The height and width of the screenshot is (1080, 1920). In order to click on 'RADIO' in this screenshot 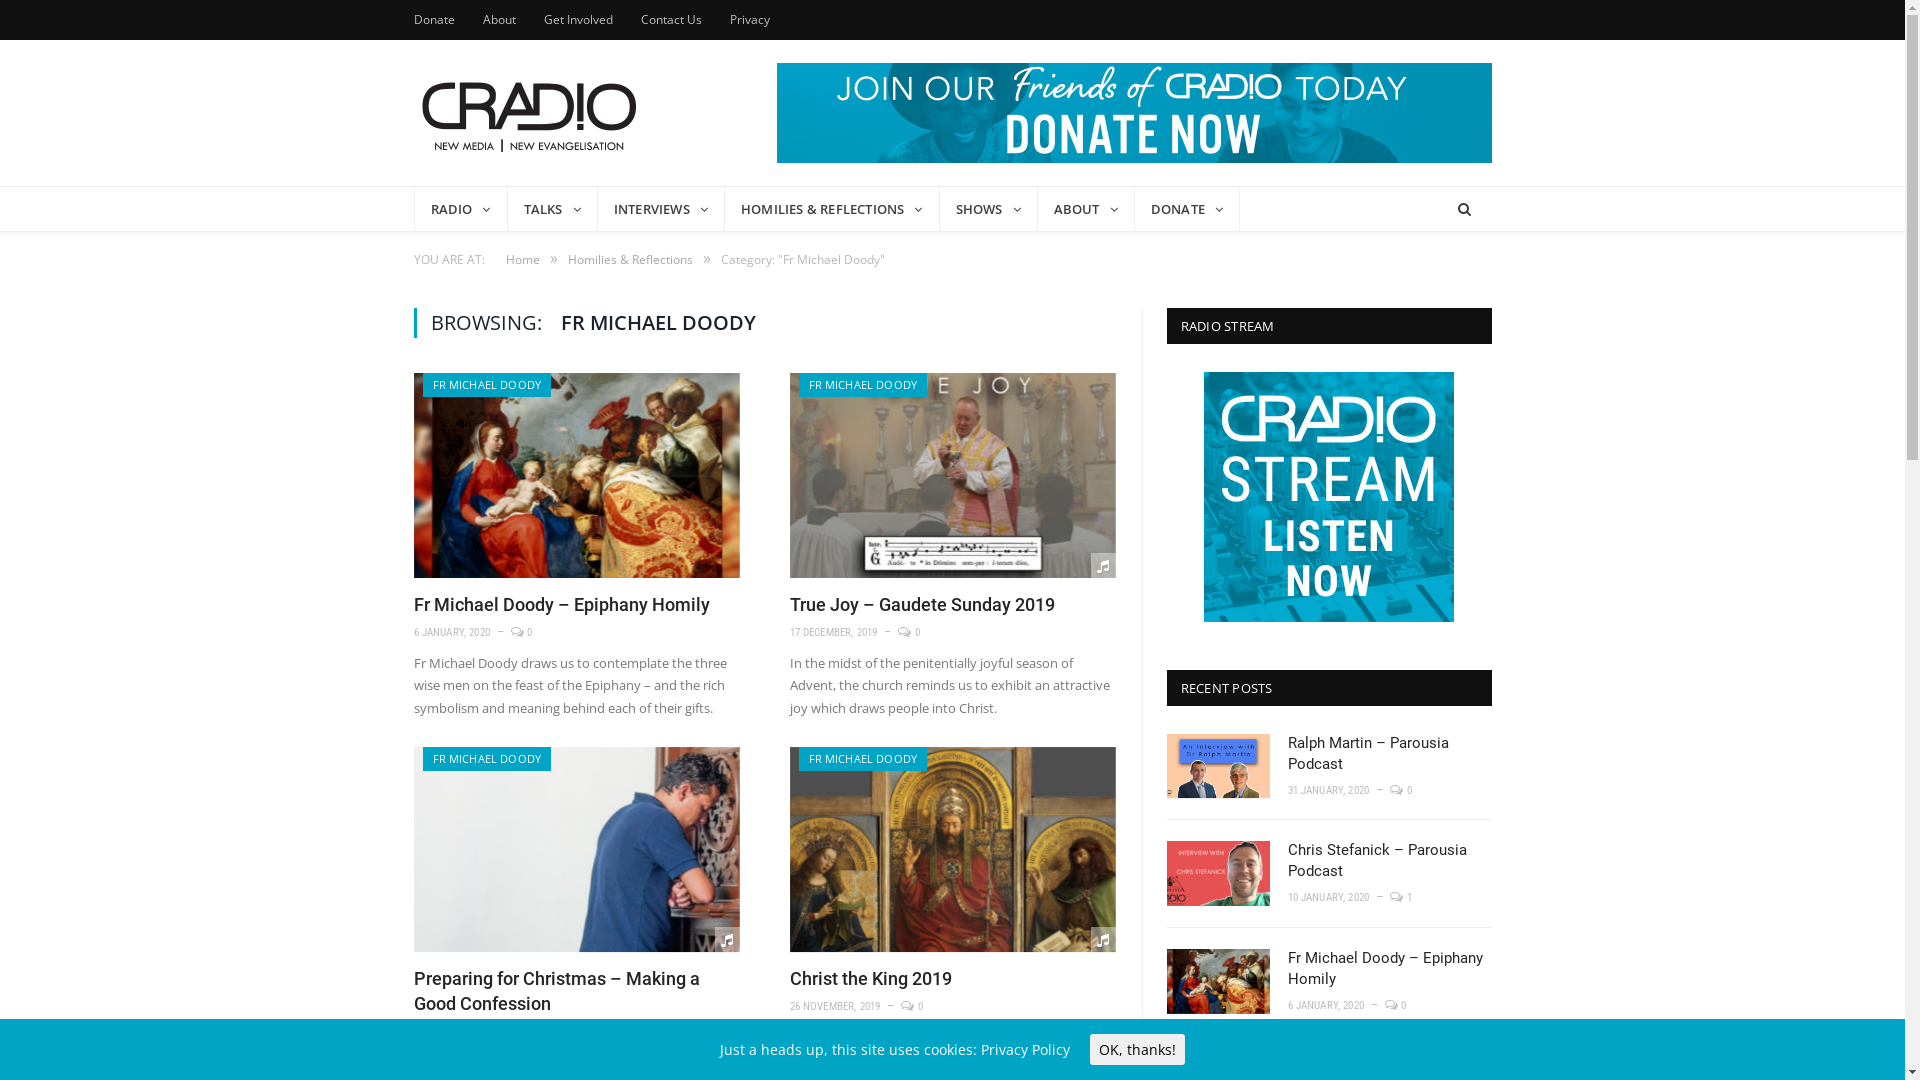, I will do `click(459, 208)`.